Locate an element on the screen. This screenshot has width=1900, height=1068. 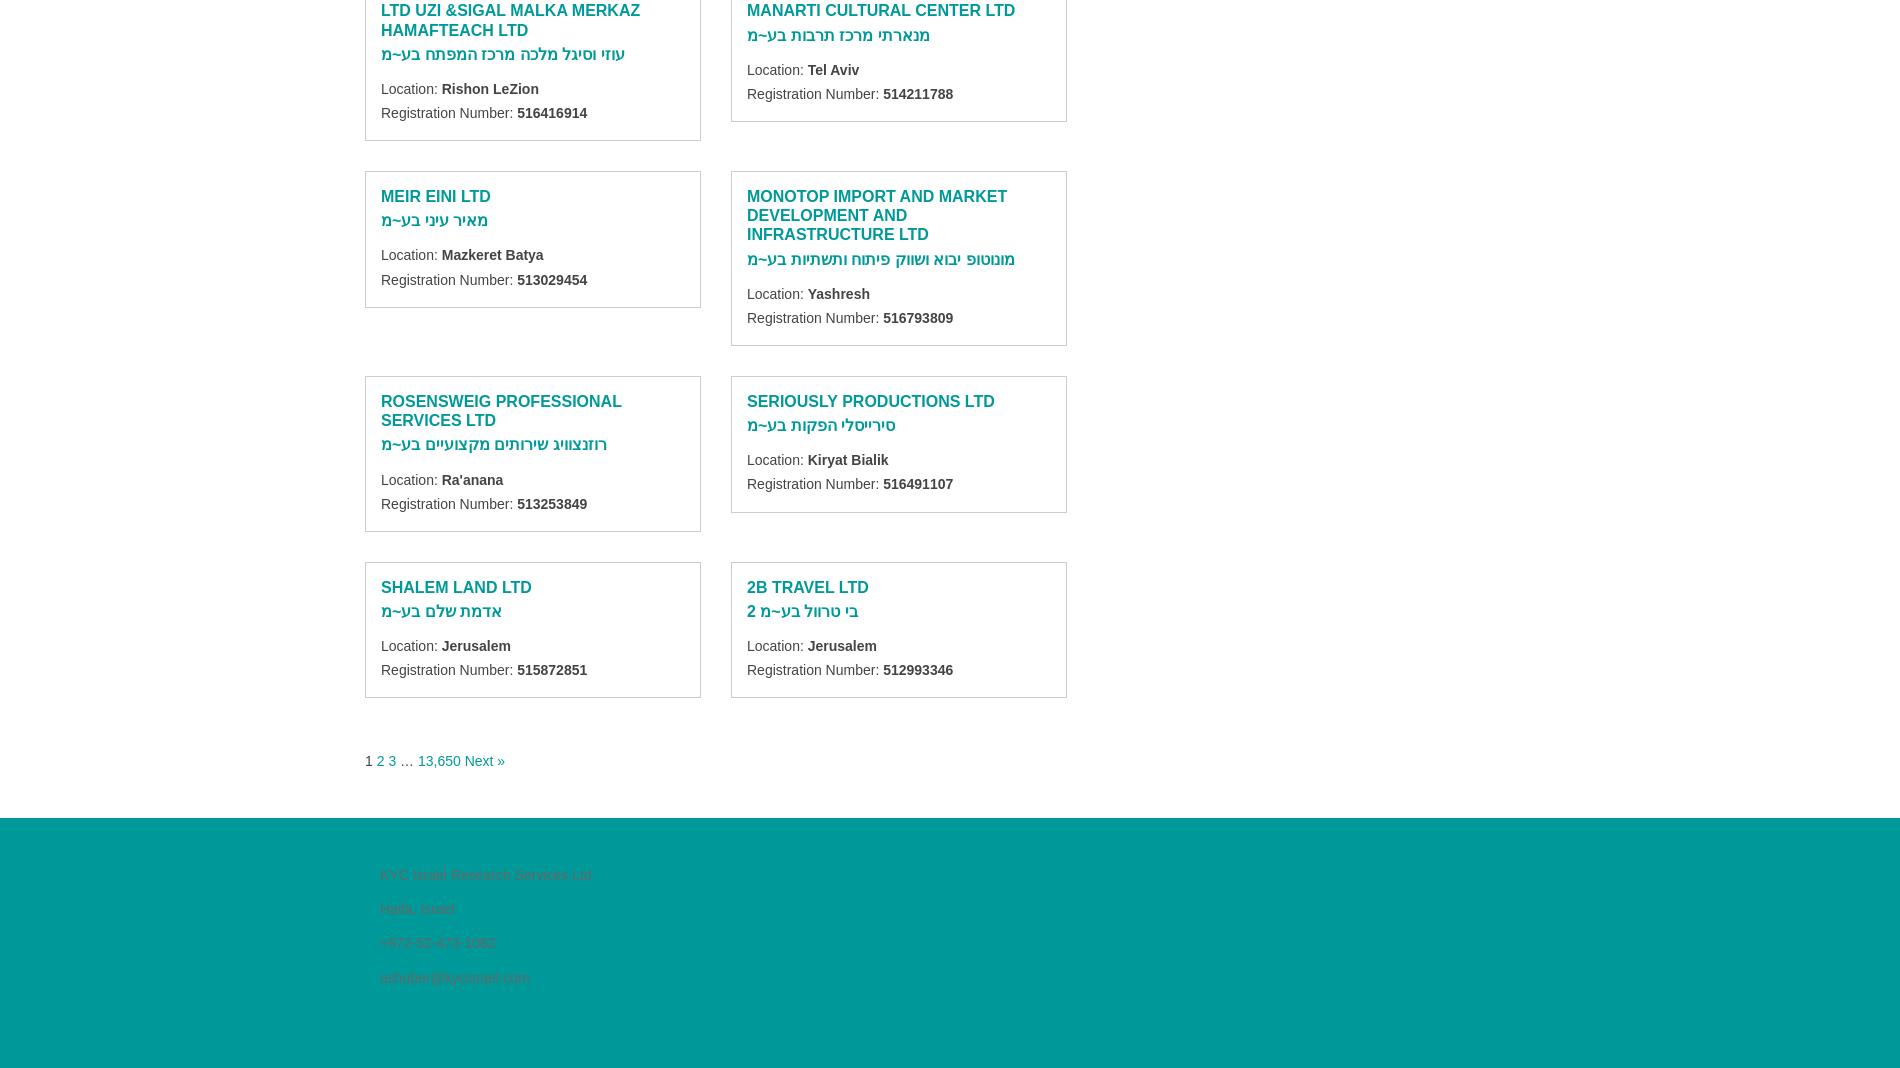
'Yashresh' is located at coordinates (837, 291).